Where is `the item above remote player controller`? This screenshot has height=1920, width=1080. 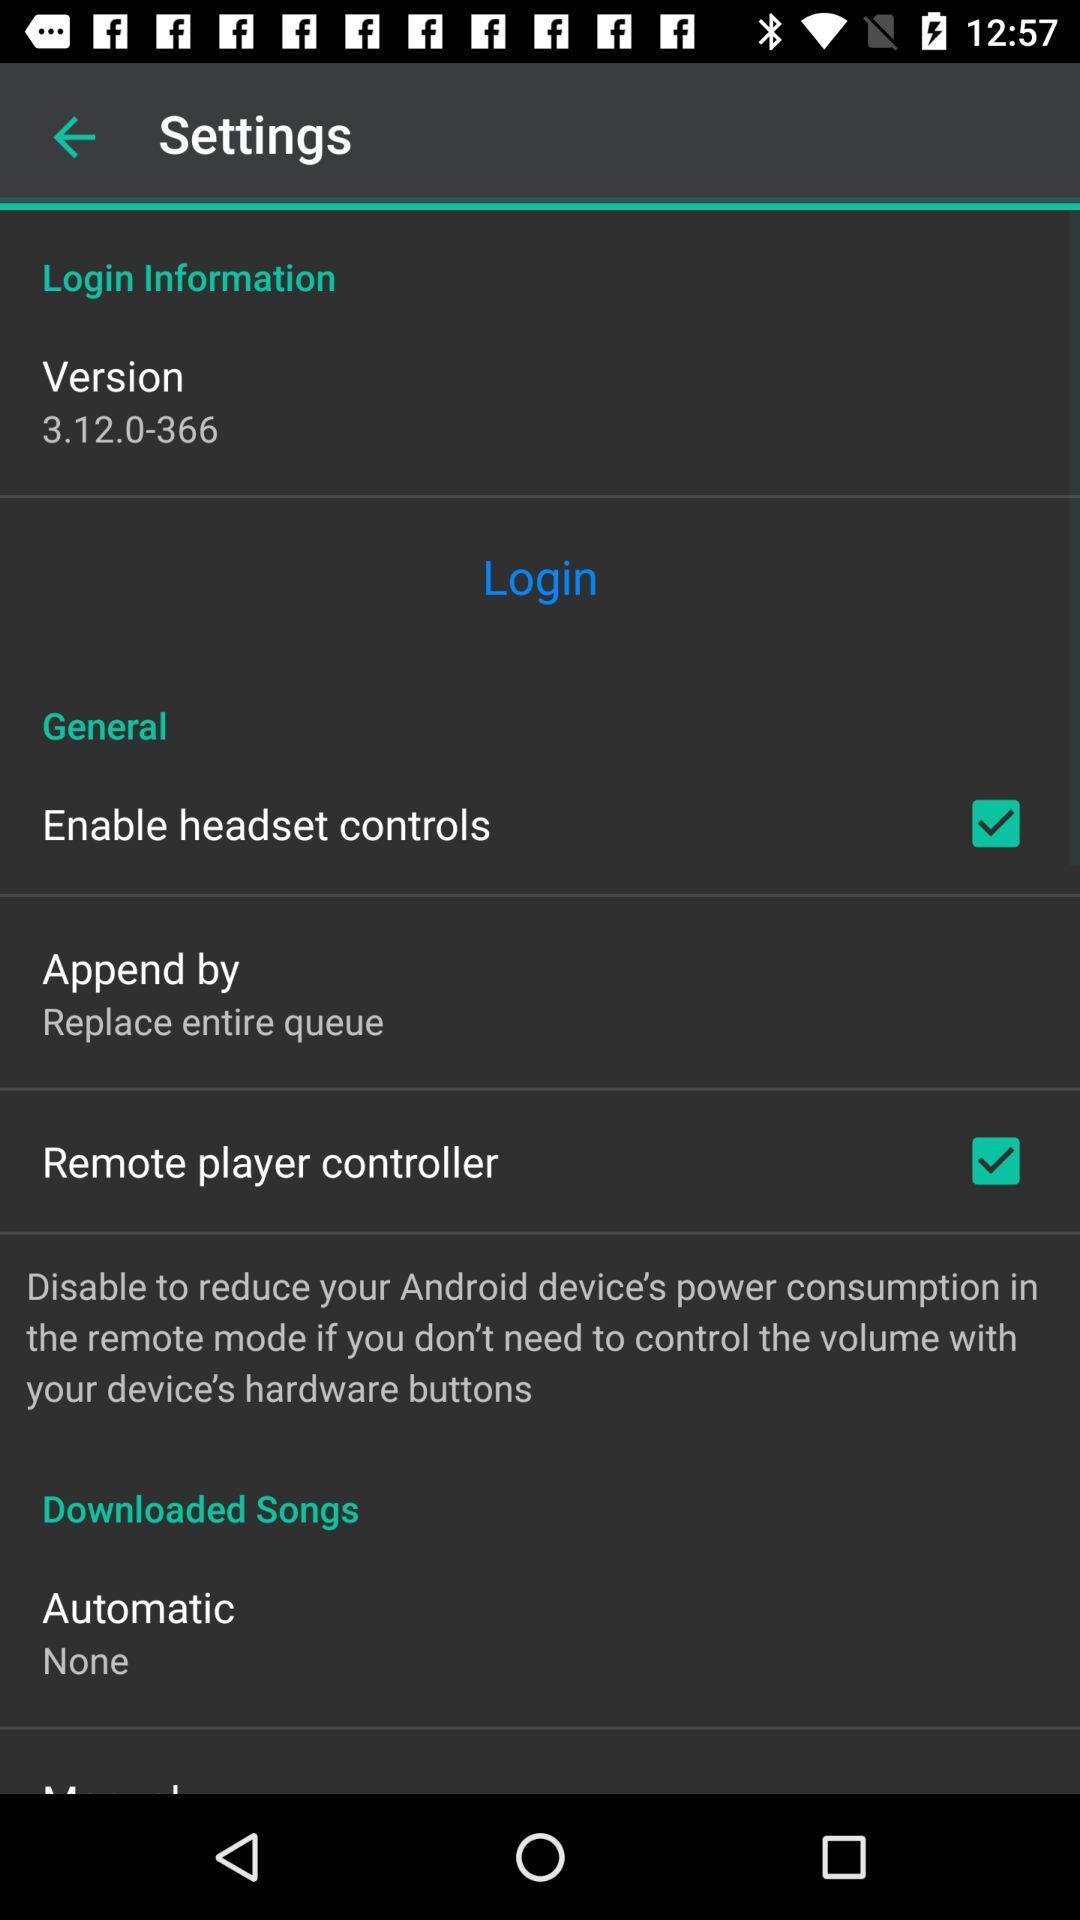
the item above remote player controller is located at coordinates (212, 1020).